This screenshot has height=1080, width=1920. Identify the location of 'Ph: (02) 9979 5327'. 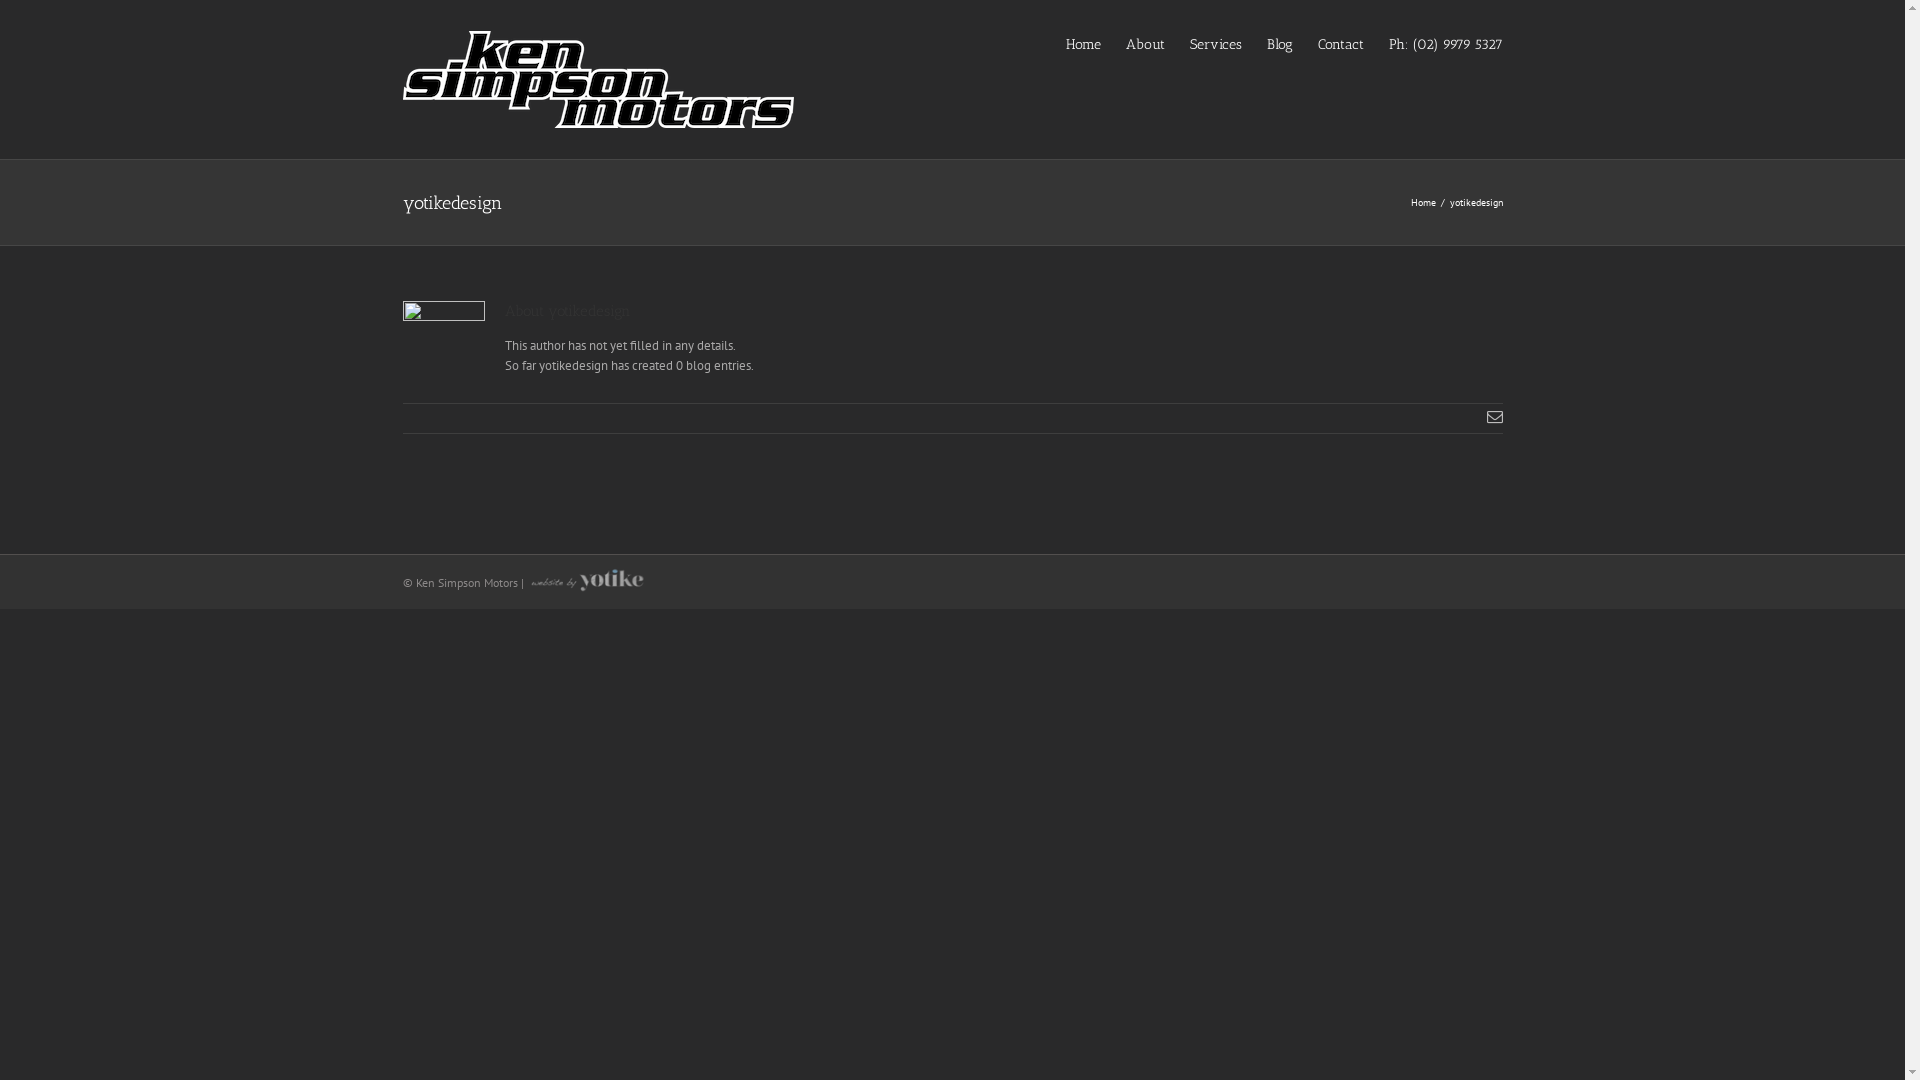
(1444, 42).